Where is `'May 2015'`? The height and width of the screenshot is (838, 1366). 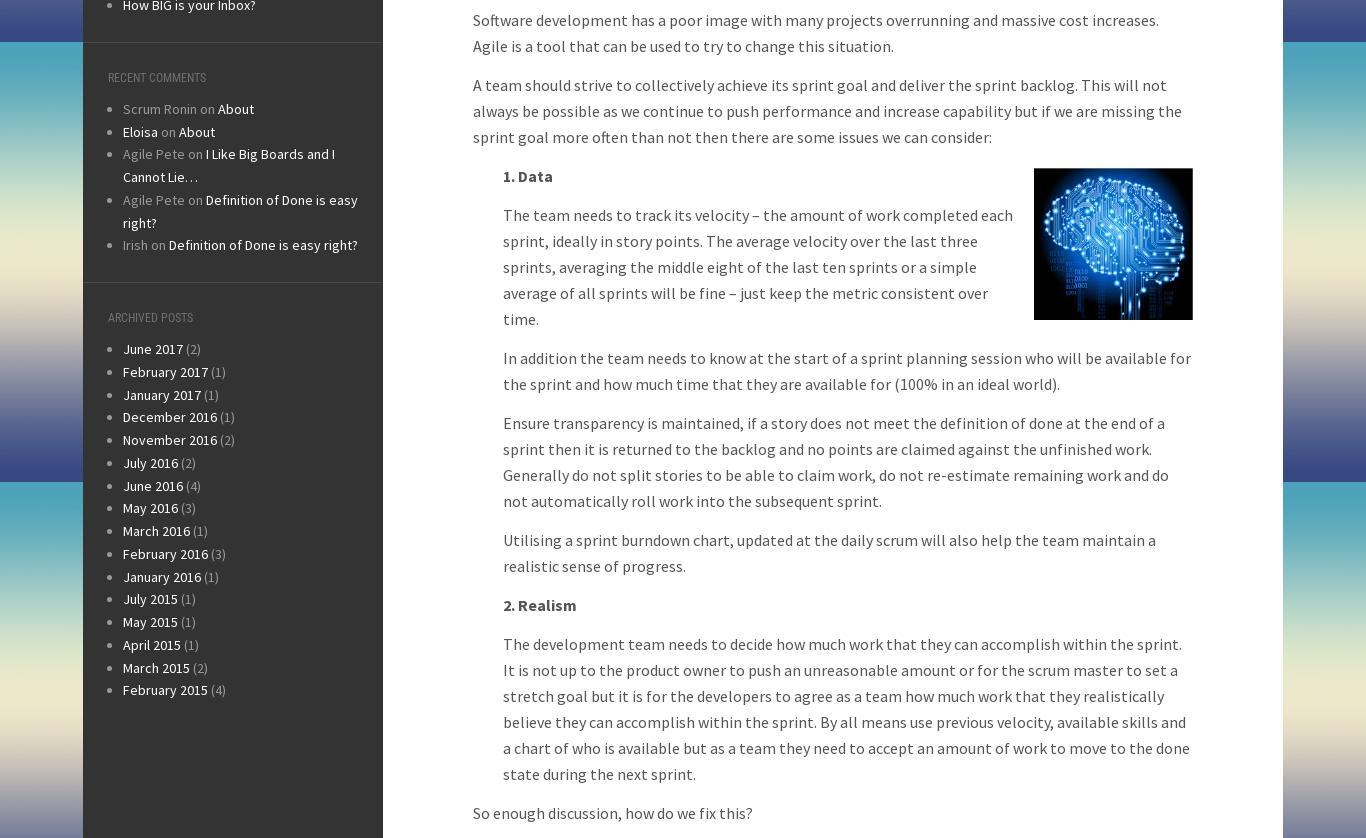
'May 2015' is located at coordinates (149, 621).